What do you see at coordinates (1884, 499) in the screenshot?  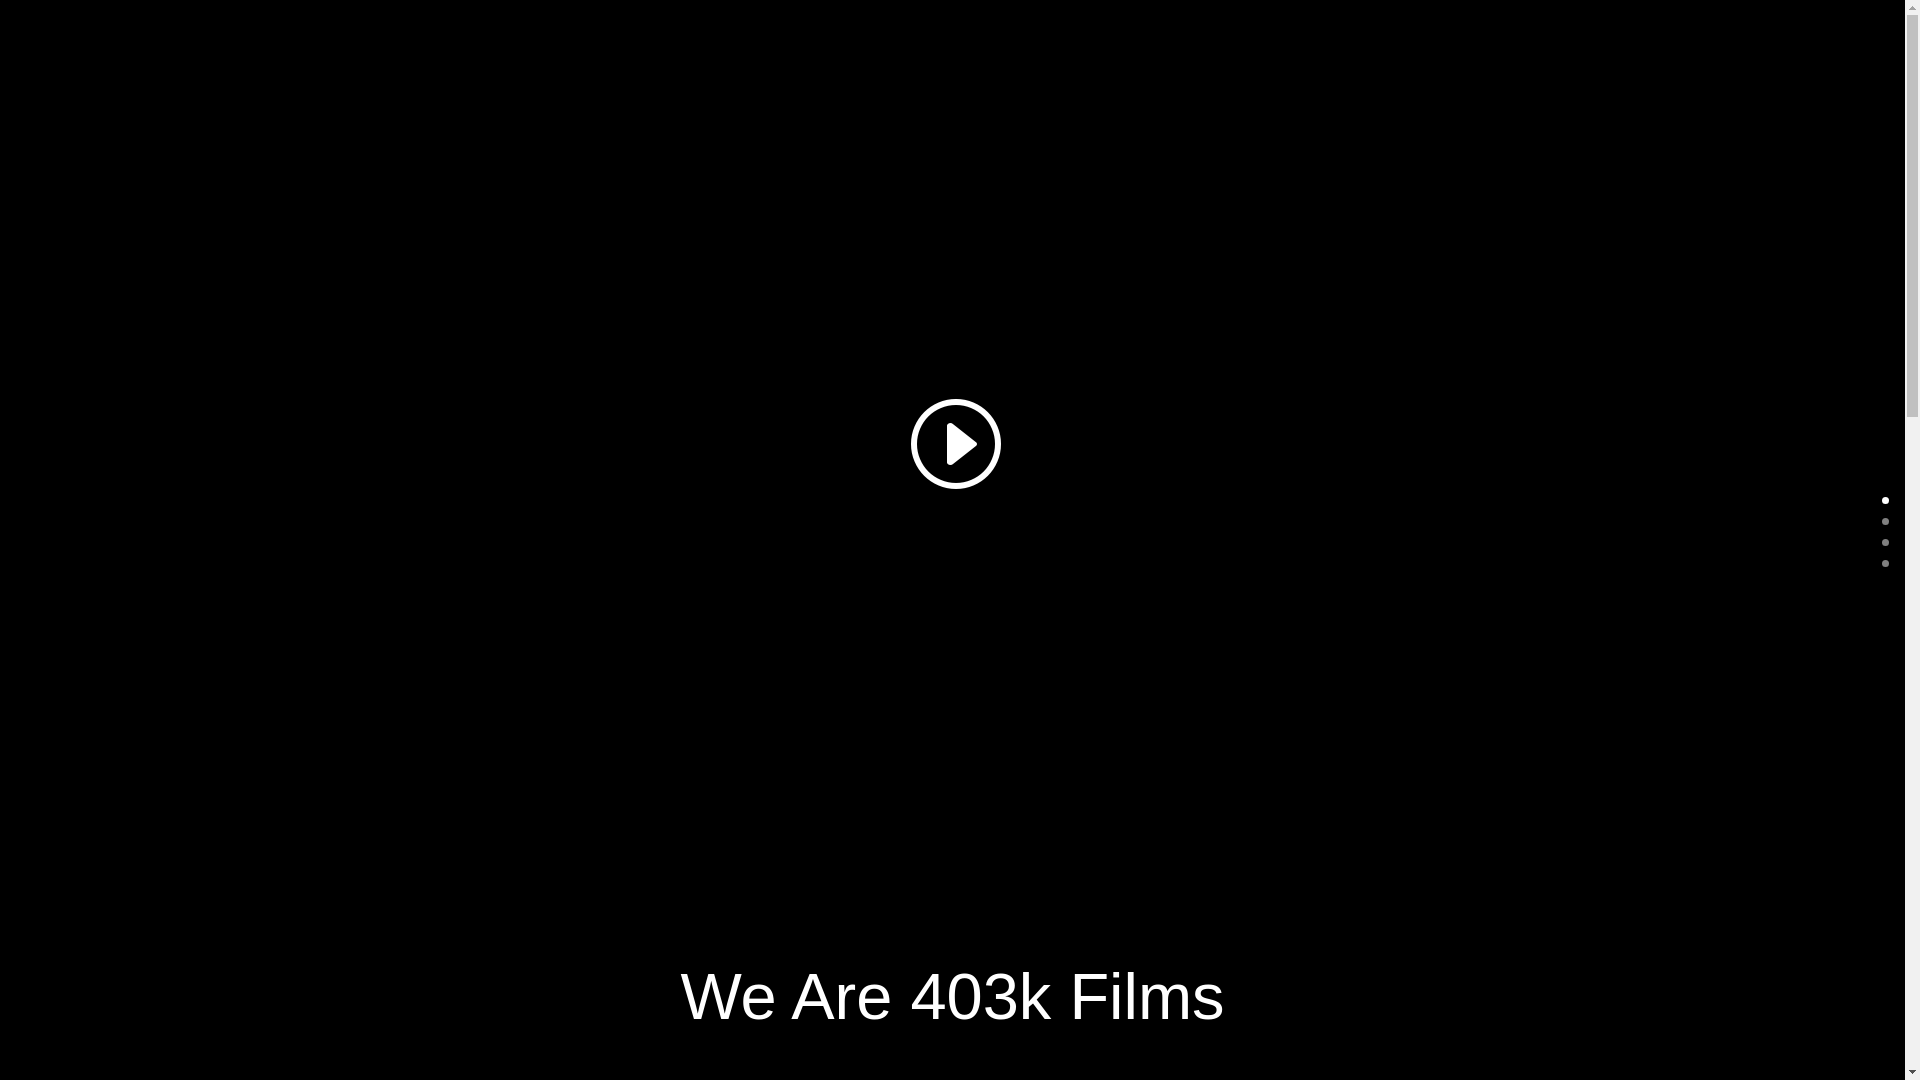 I see `'0'` at bounding box center [1884, 499].